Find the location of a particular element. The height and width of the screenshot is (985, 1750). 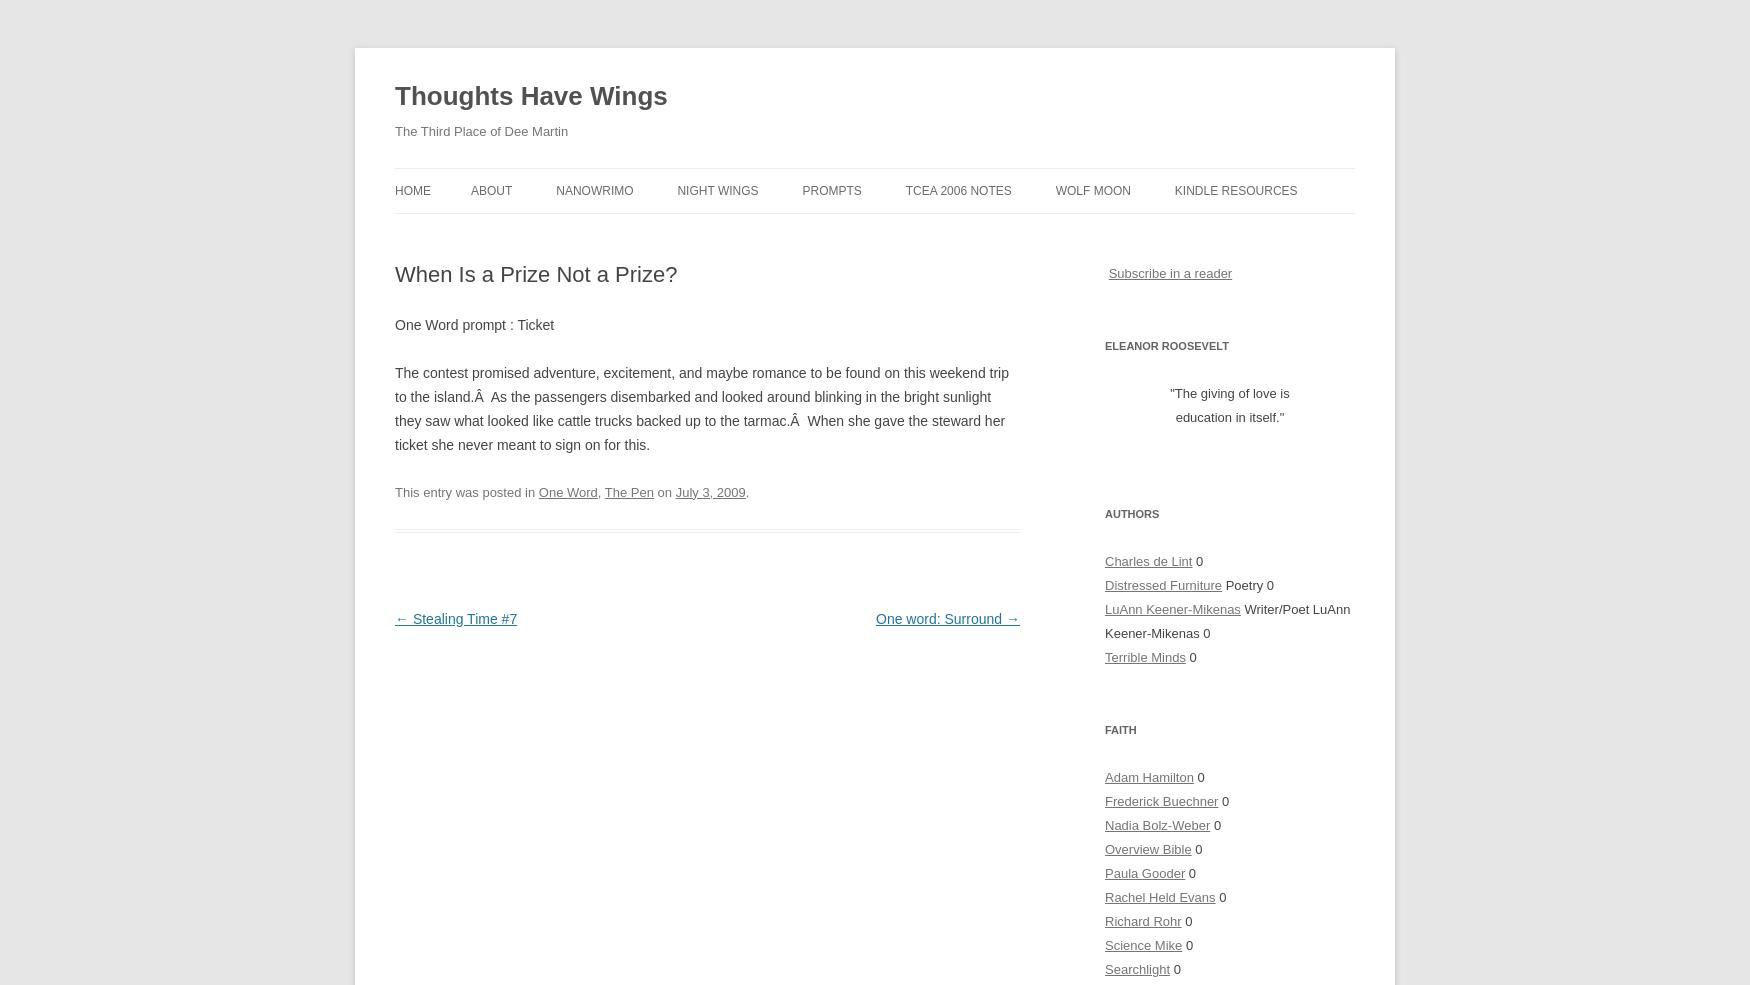

'Subscribe in a reader' is located at coordinates (1169, 272).